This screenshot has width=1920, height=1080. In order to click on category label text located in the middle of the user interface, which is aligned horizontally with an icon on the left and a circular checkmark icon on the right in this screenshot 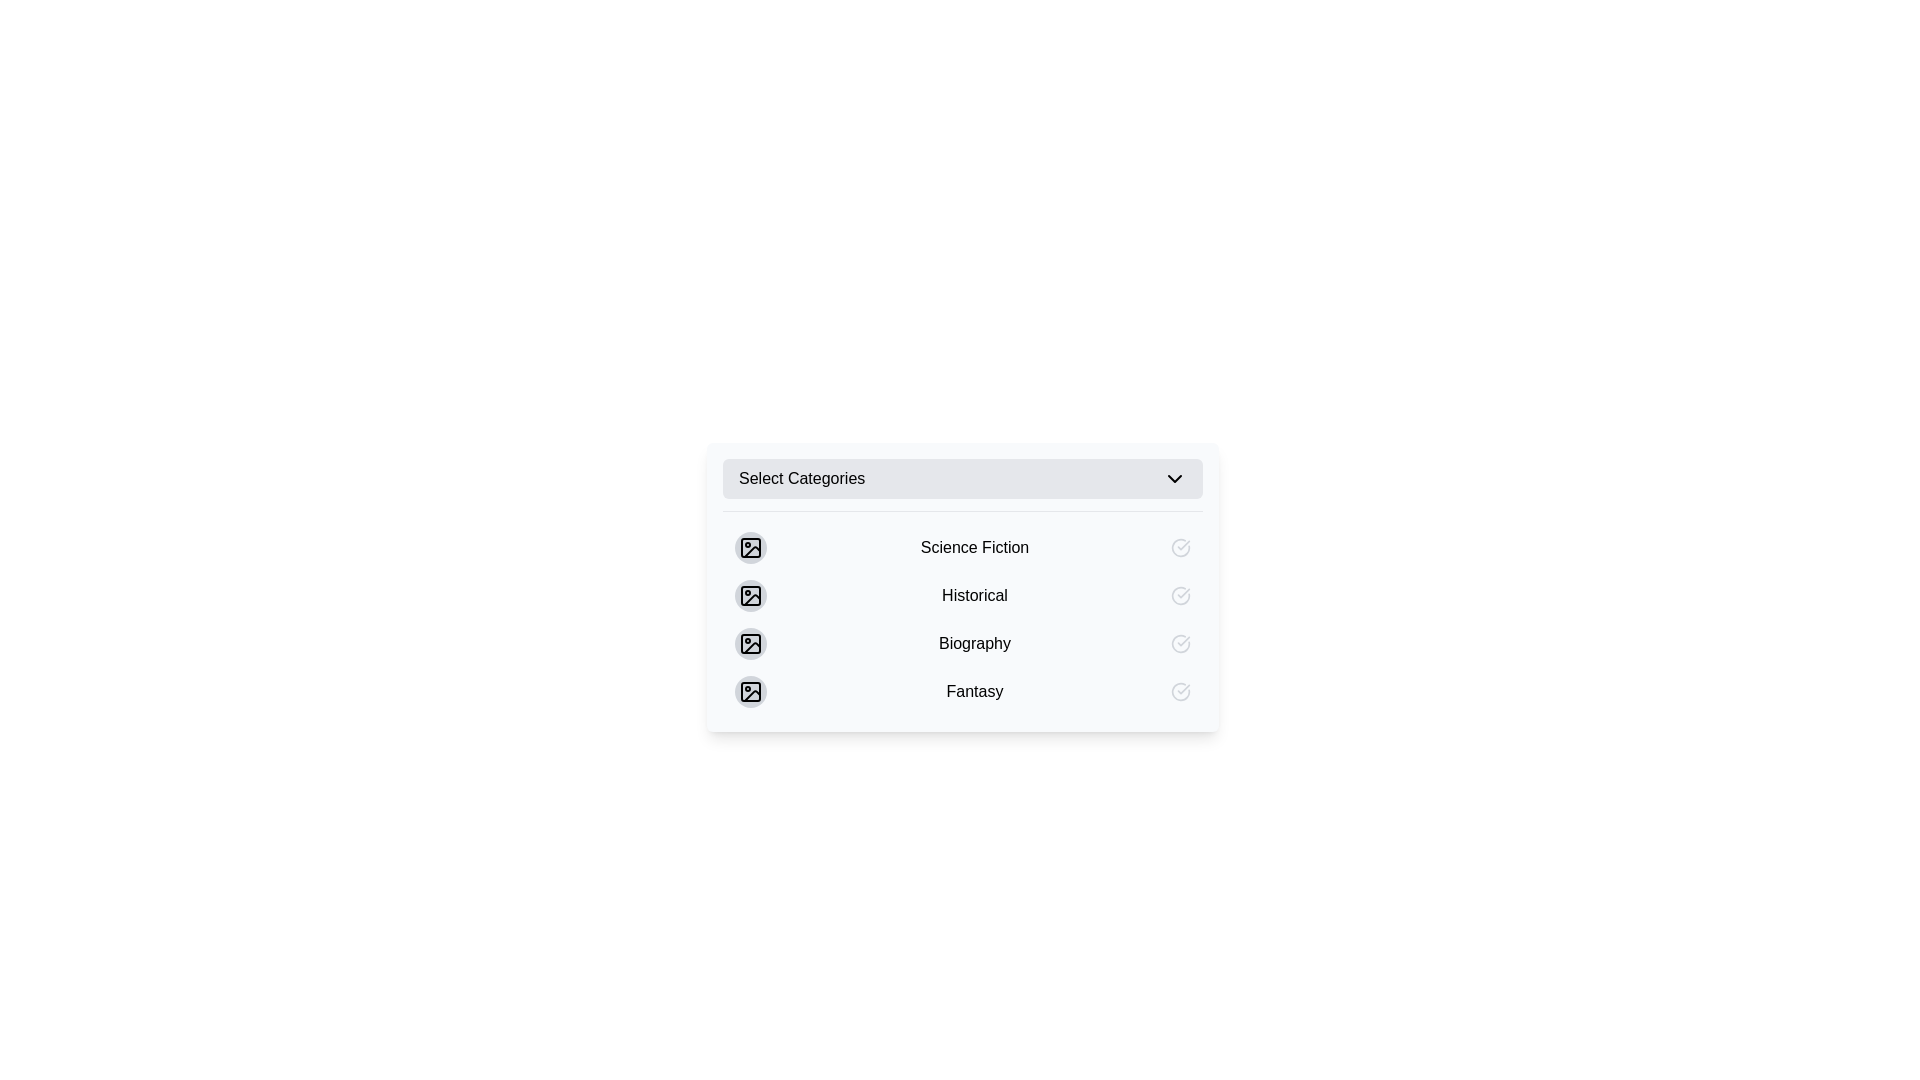, I will do `click(974, 547)`.